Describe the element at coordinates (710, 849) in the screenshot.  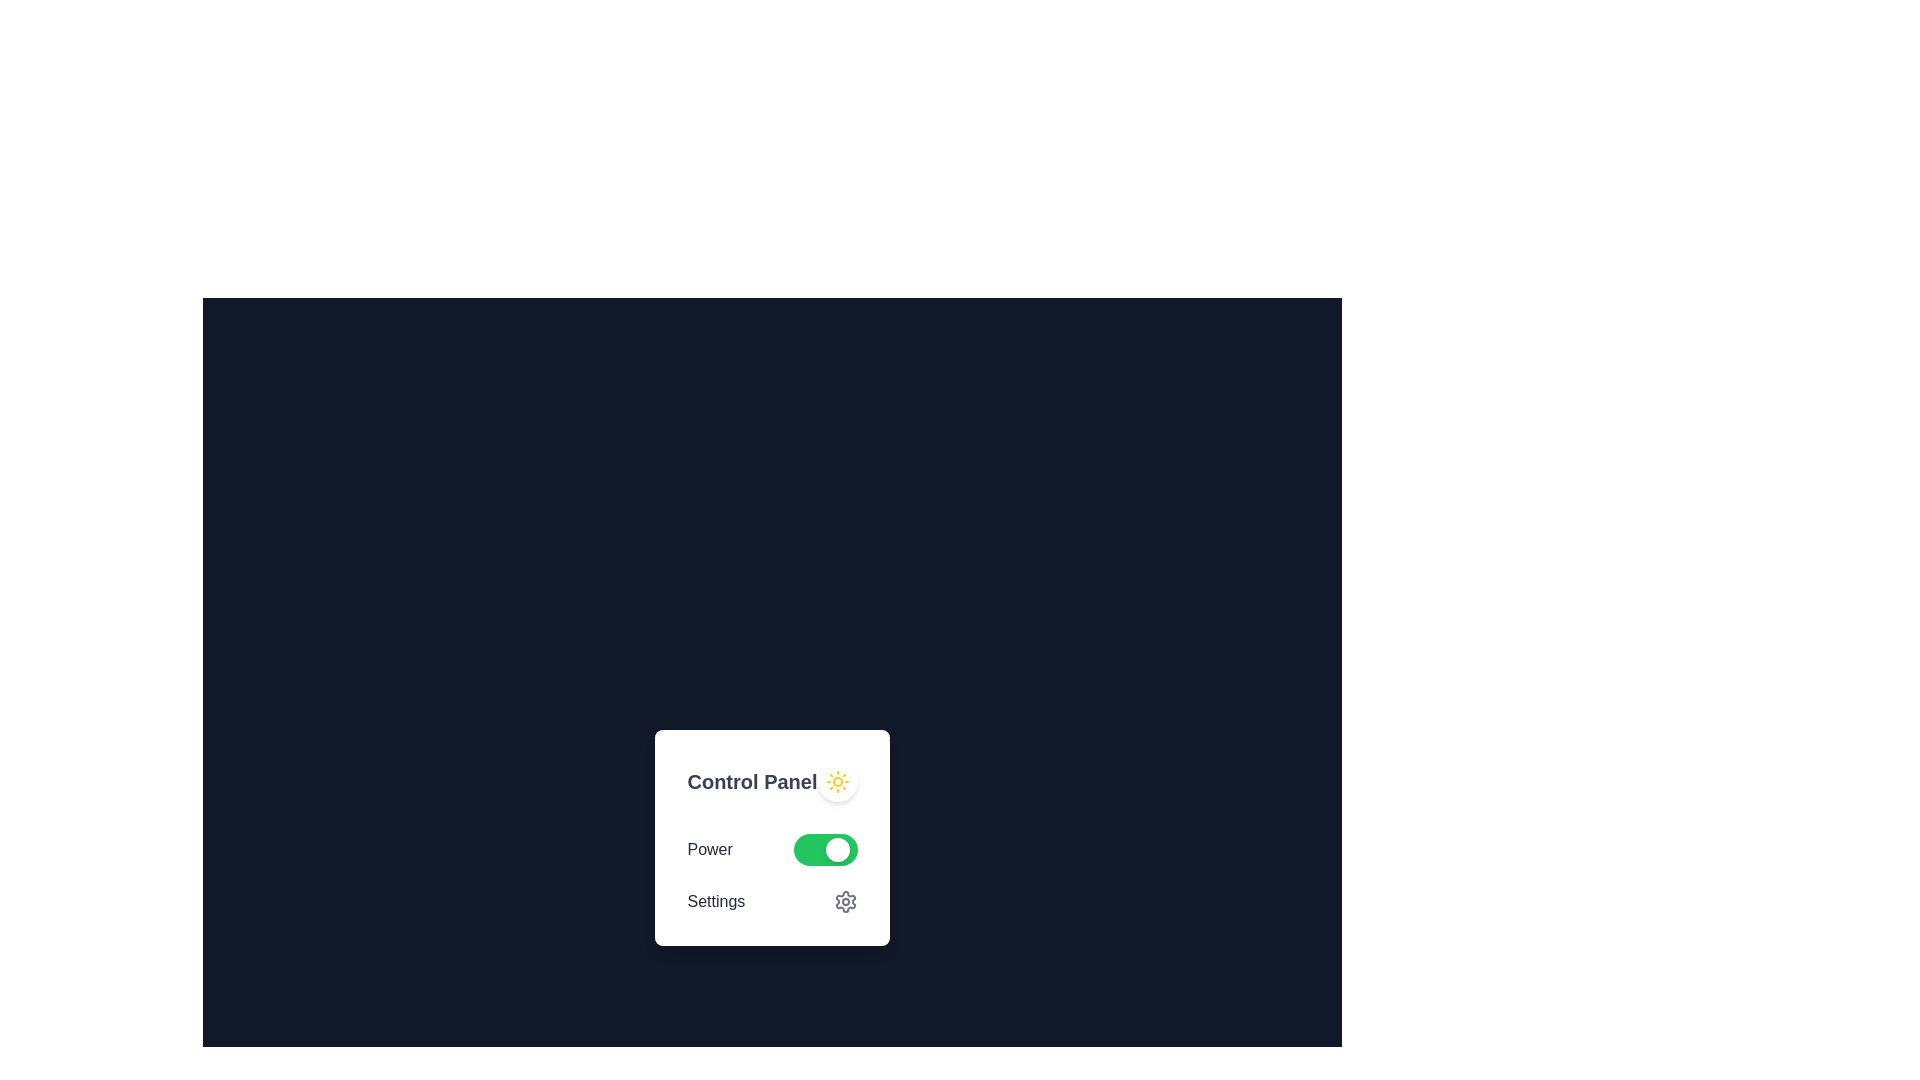
I see `the 'Power' label text, which is positioned to the left of the green toggle switch in the control panel interface` at that location.